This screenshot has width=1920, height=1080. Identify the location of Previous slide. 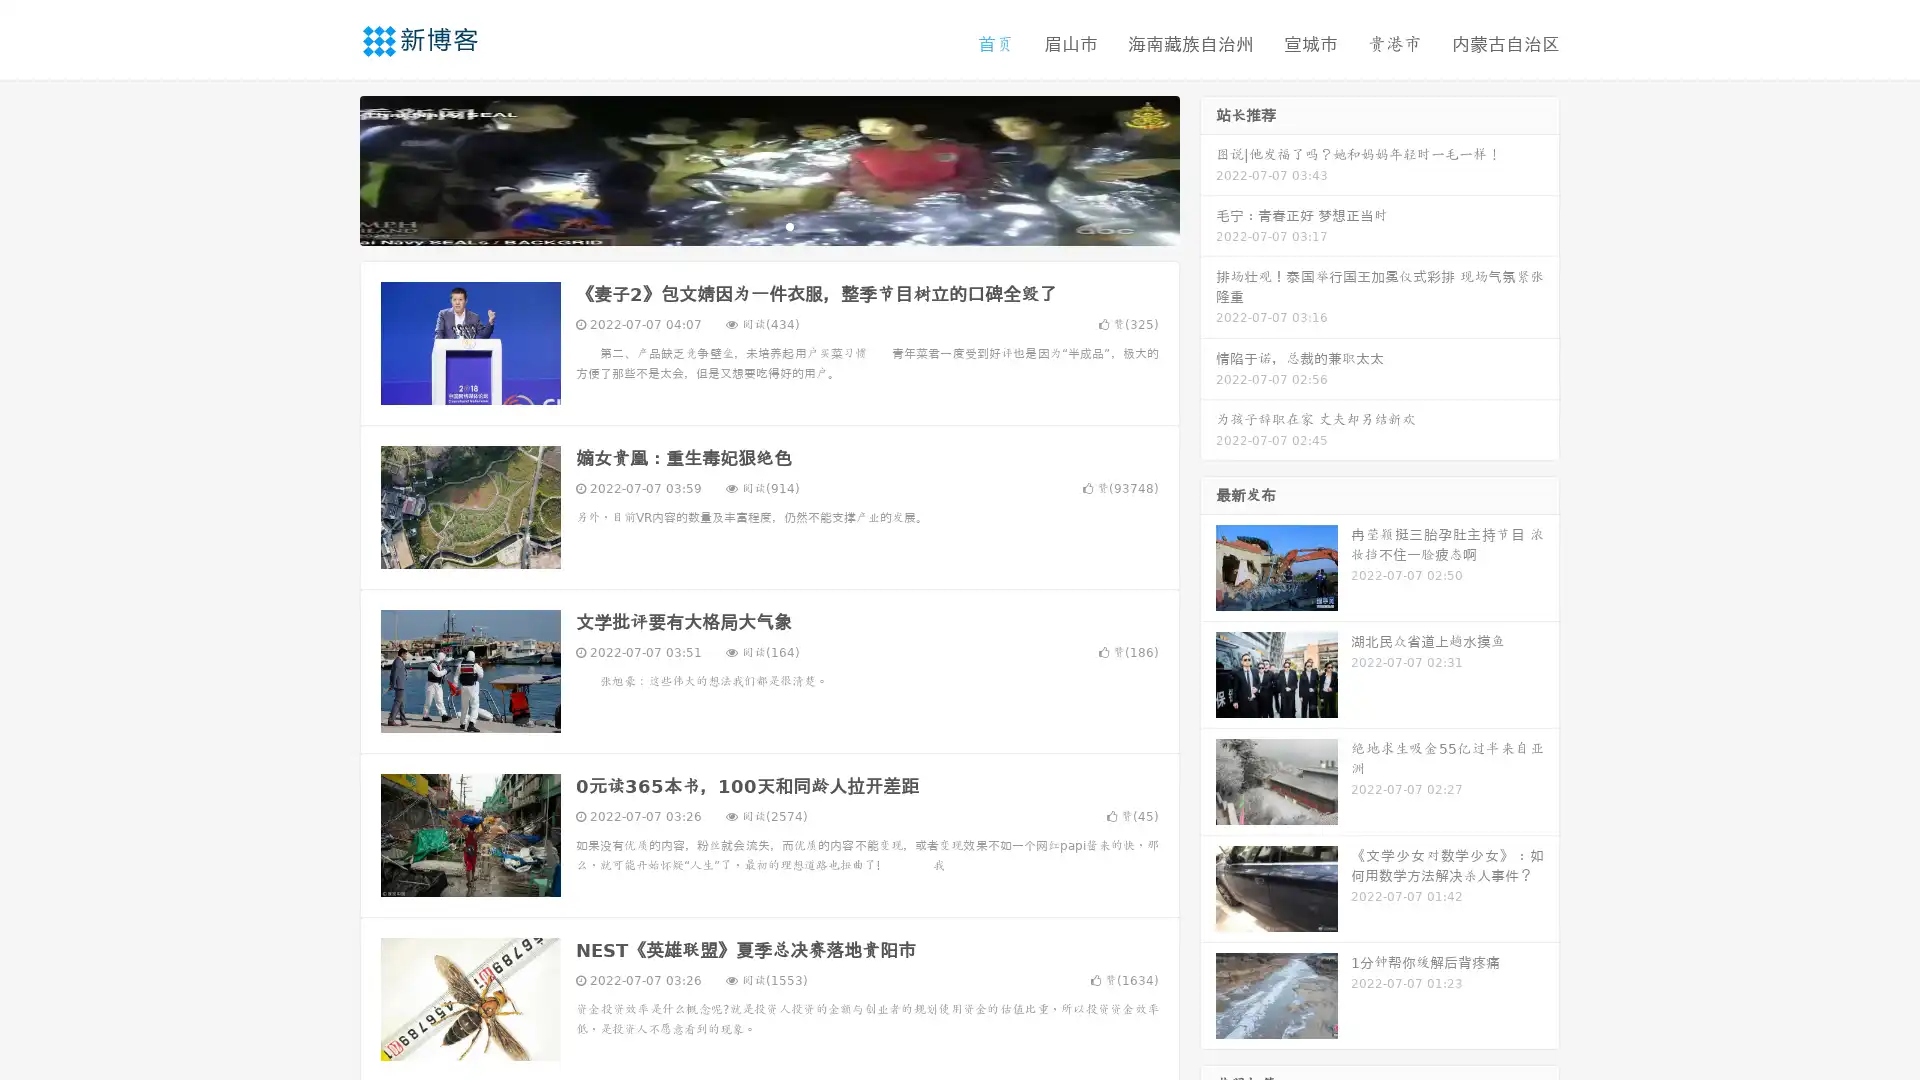
(330, 168).